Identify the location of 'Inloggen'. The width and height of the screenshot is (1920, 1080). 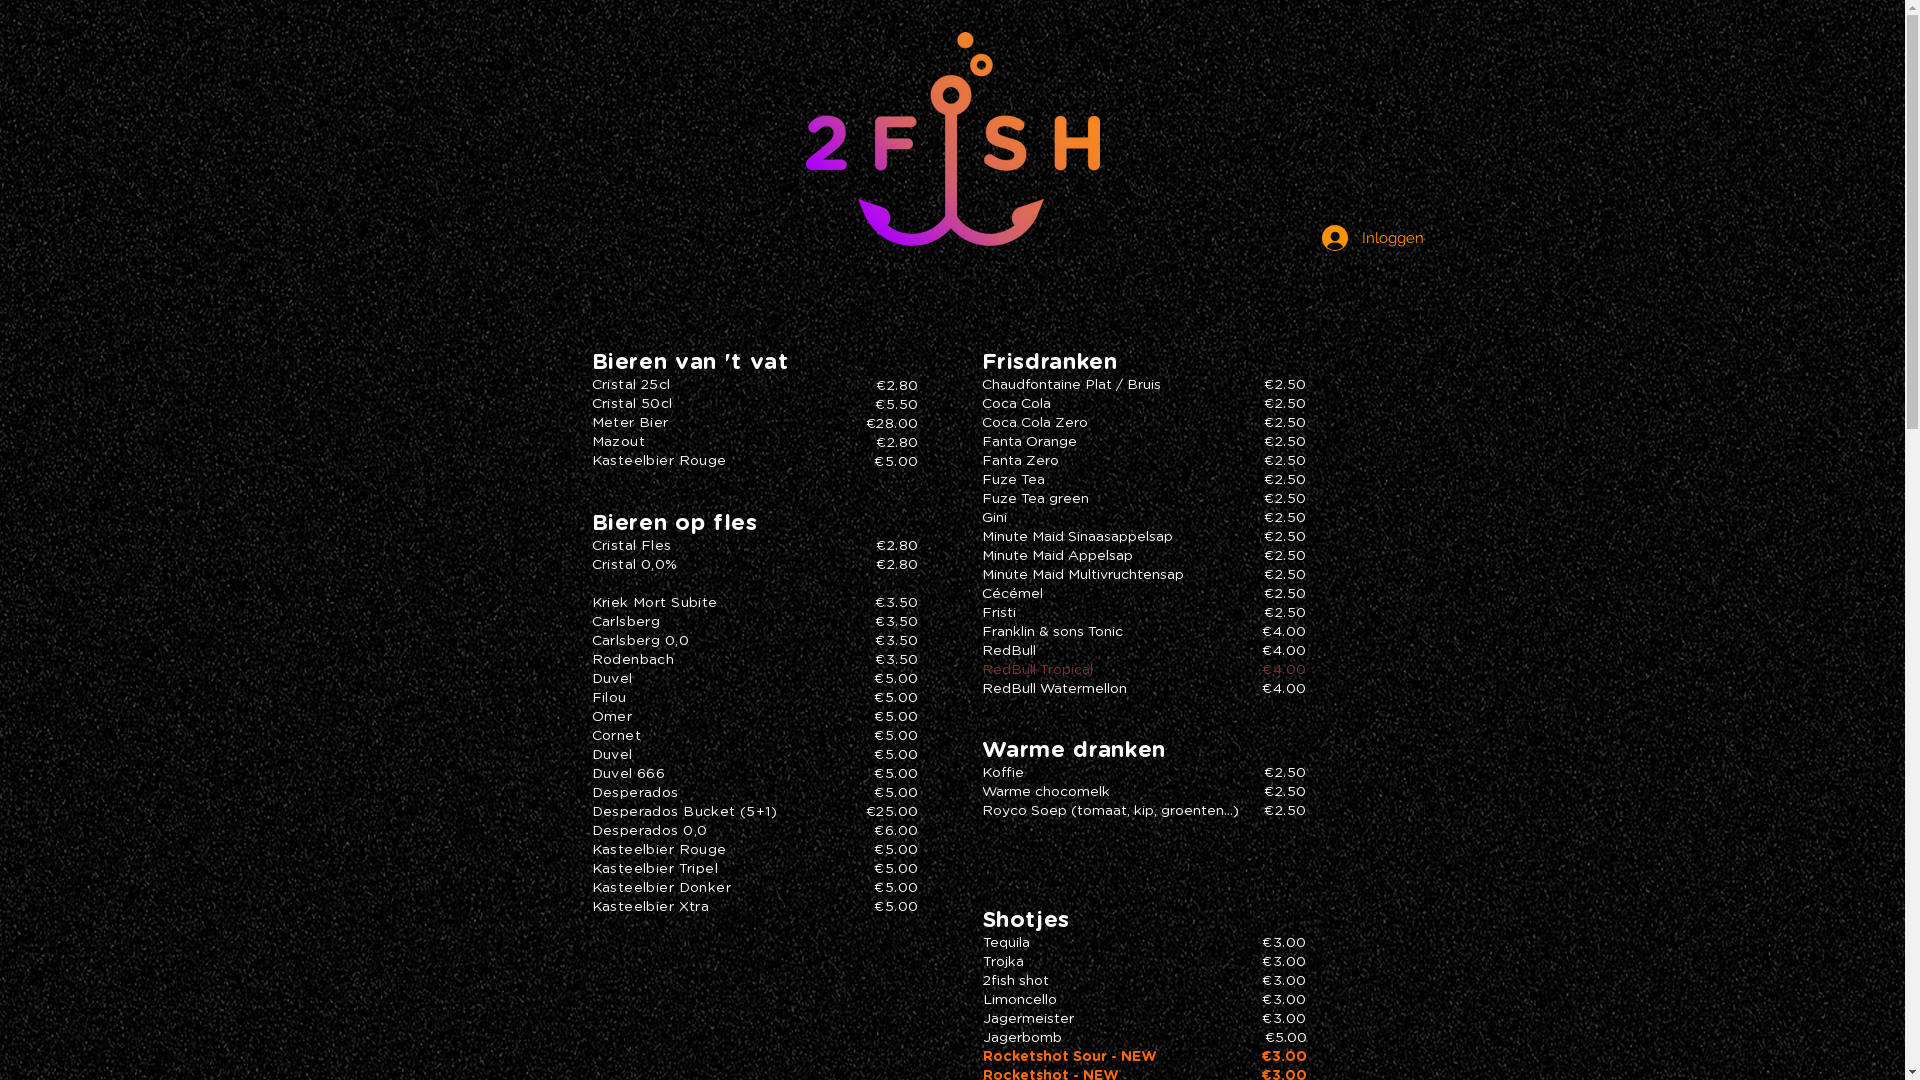
(1367, 237).